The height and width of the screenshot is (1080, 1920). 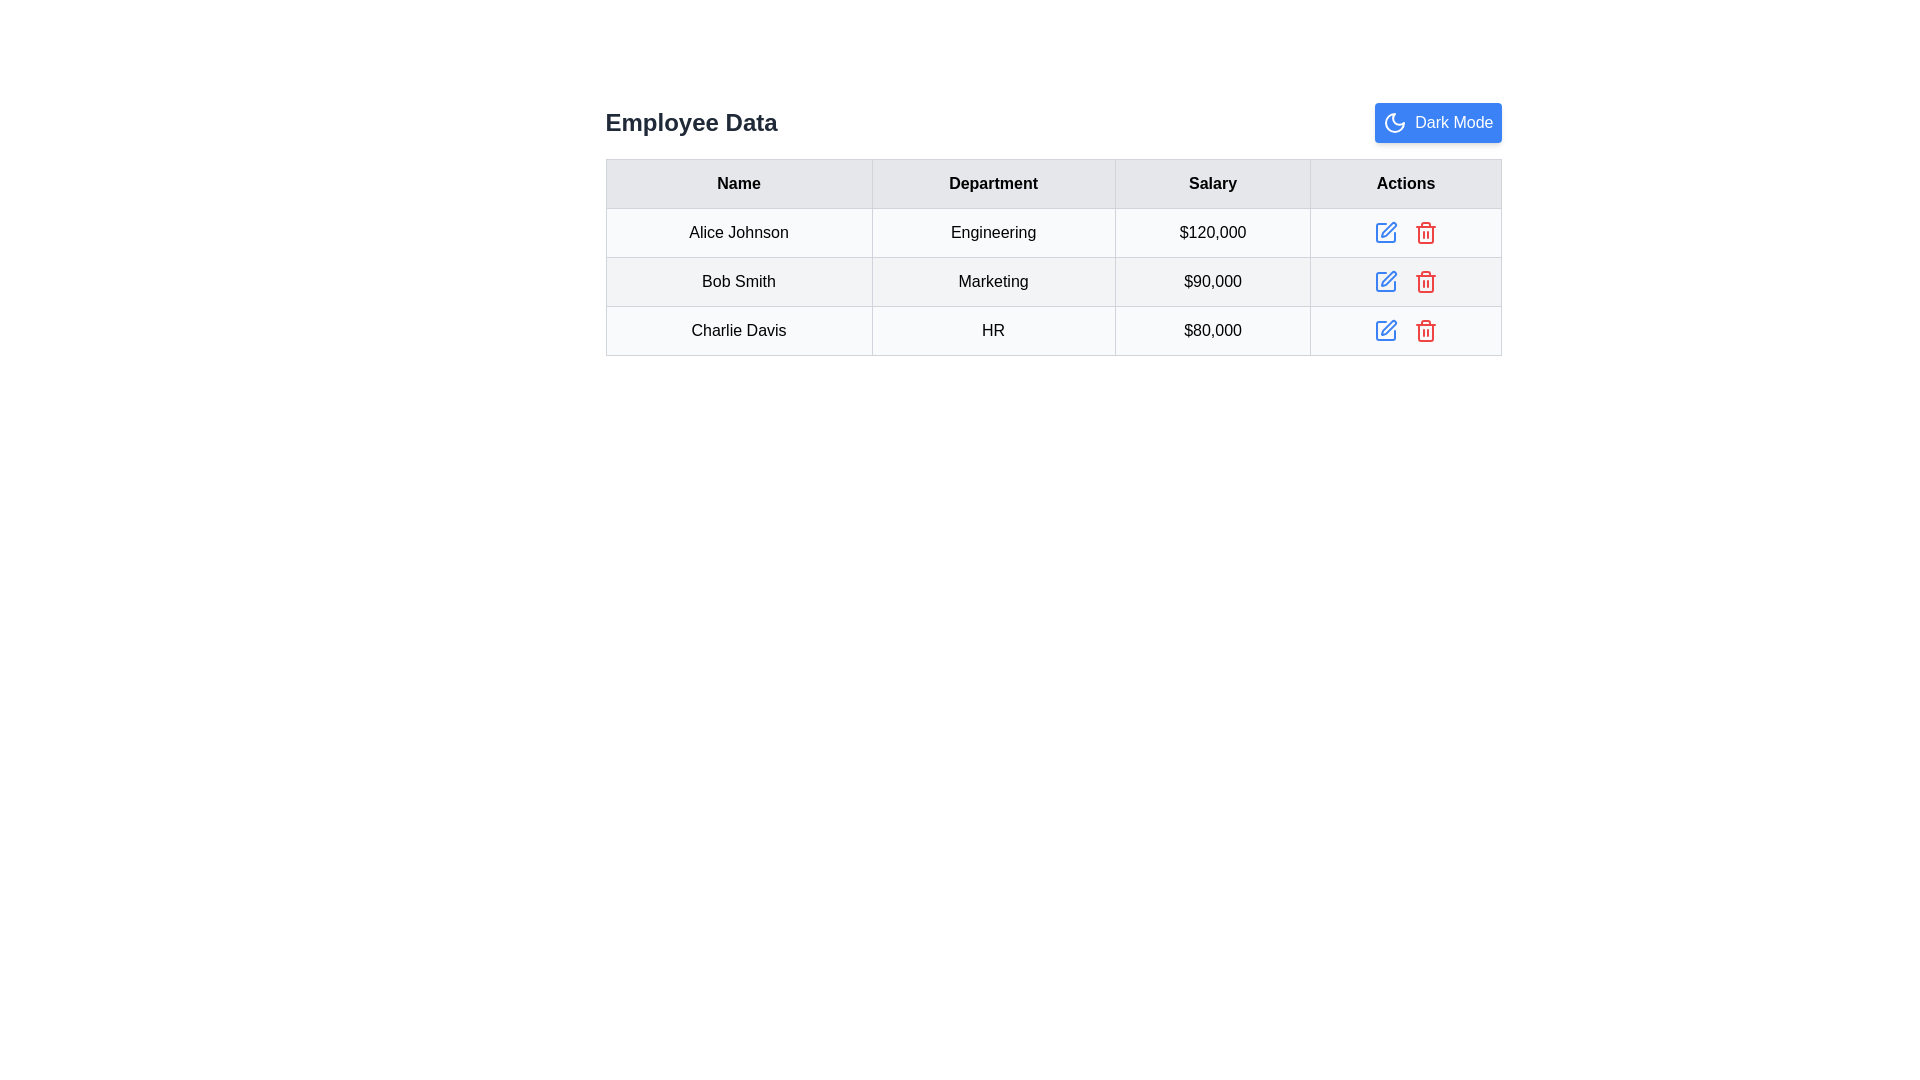 What do you see at coordinates (1385, 281) in the screenshot?
I see `the icon button with a pen graphic` at bounding box center [1385, 281].